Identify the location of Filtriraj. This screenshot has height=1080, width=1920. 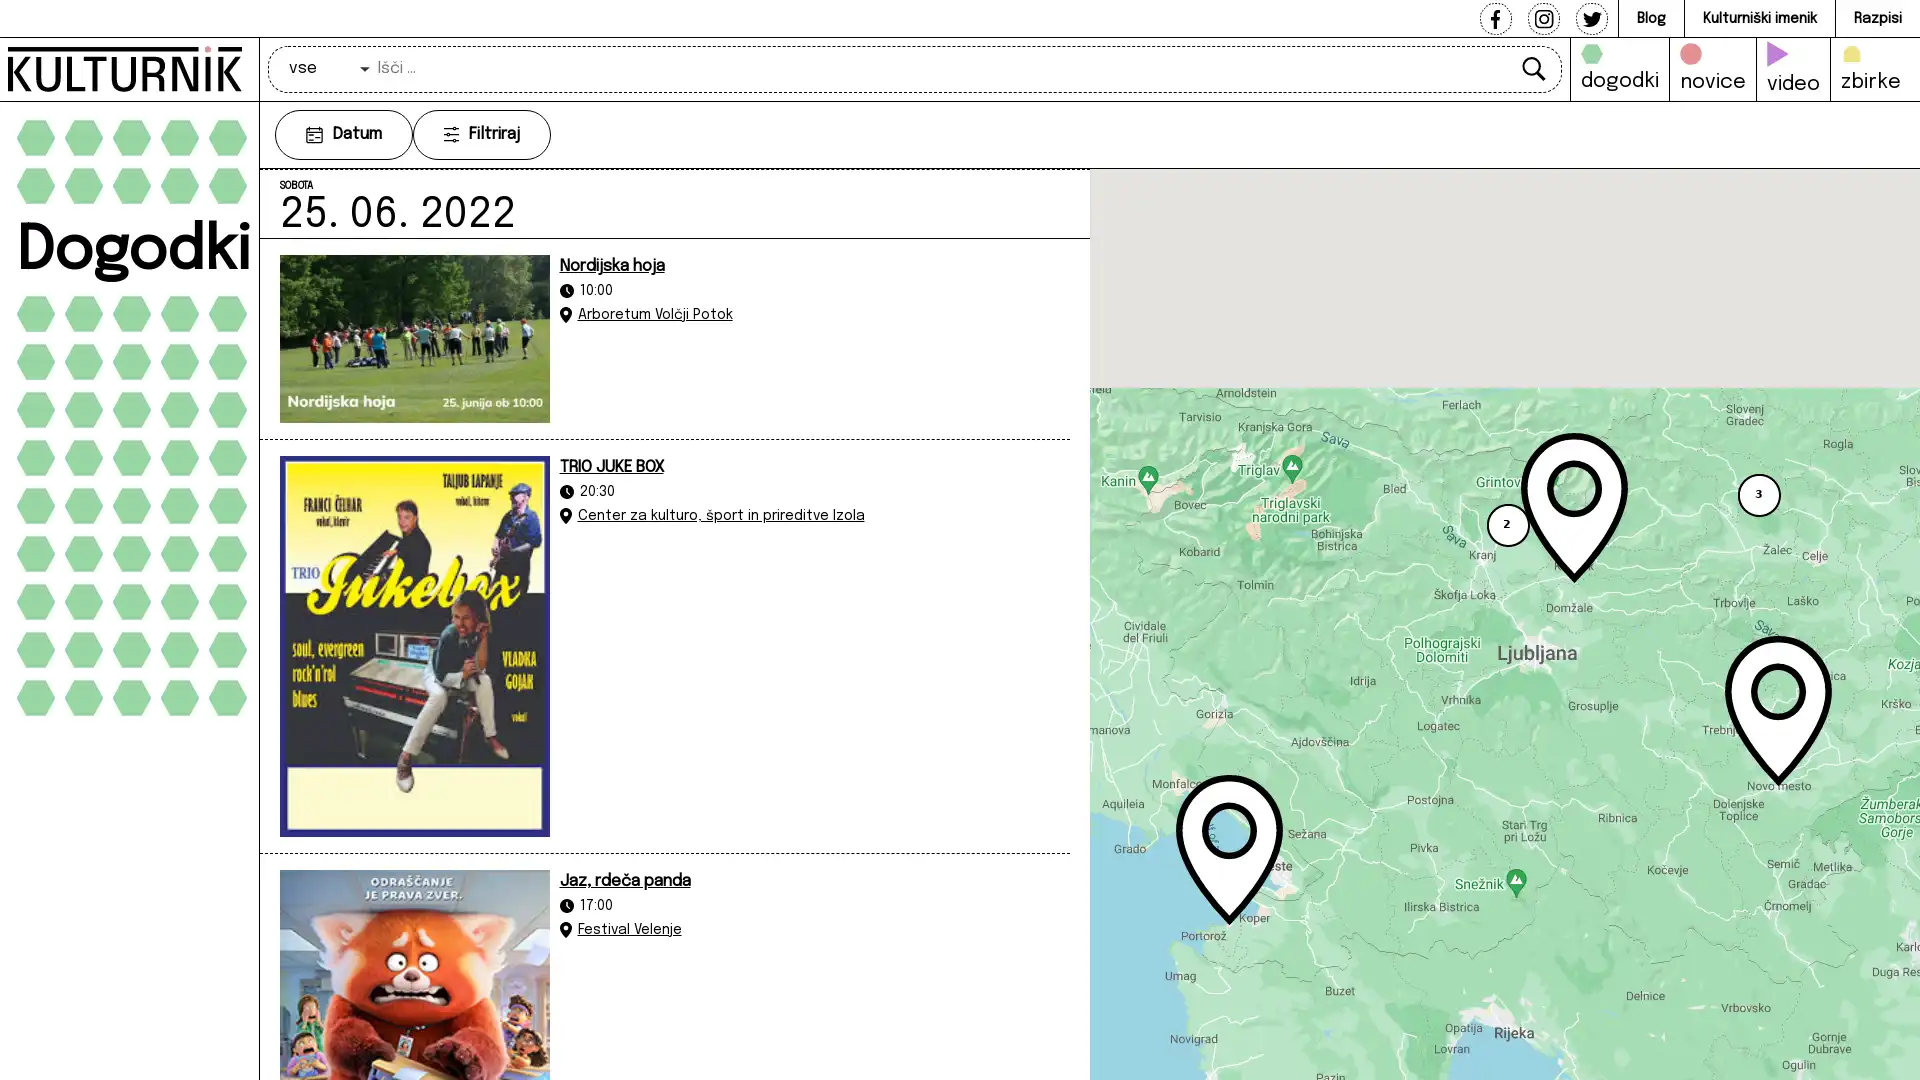
(481, 134).